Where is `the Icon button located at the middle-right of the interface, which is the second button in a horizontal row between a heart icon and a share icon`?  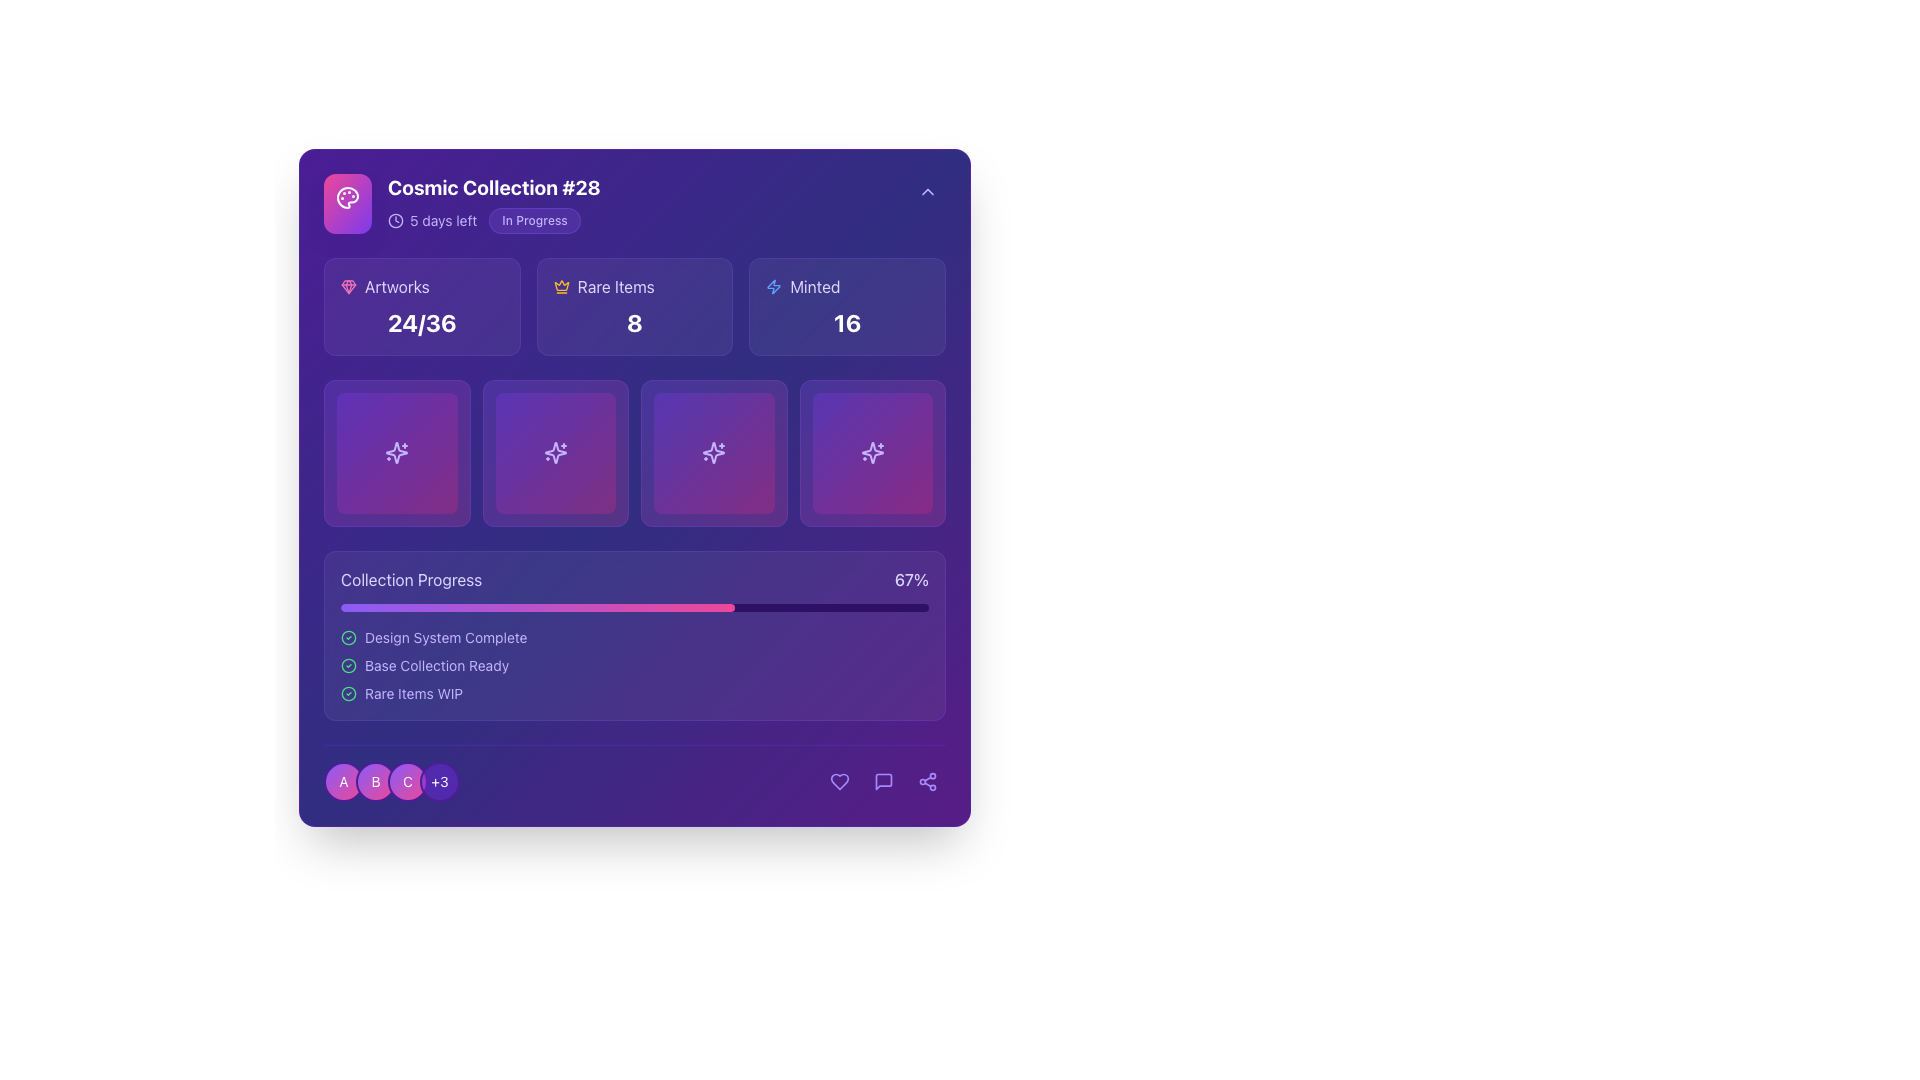 the Icon button located at the middle-right of the interface, which is the second button in a horizontal row between a heart icon and a share icon is located at coordinates (882, 780).